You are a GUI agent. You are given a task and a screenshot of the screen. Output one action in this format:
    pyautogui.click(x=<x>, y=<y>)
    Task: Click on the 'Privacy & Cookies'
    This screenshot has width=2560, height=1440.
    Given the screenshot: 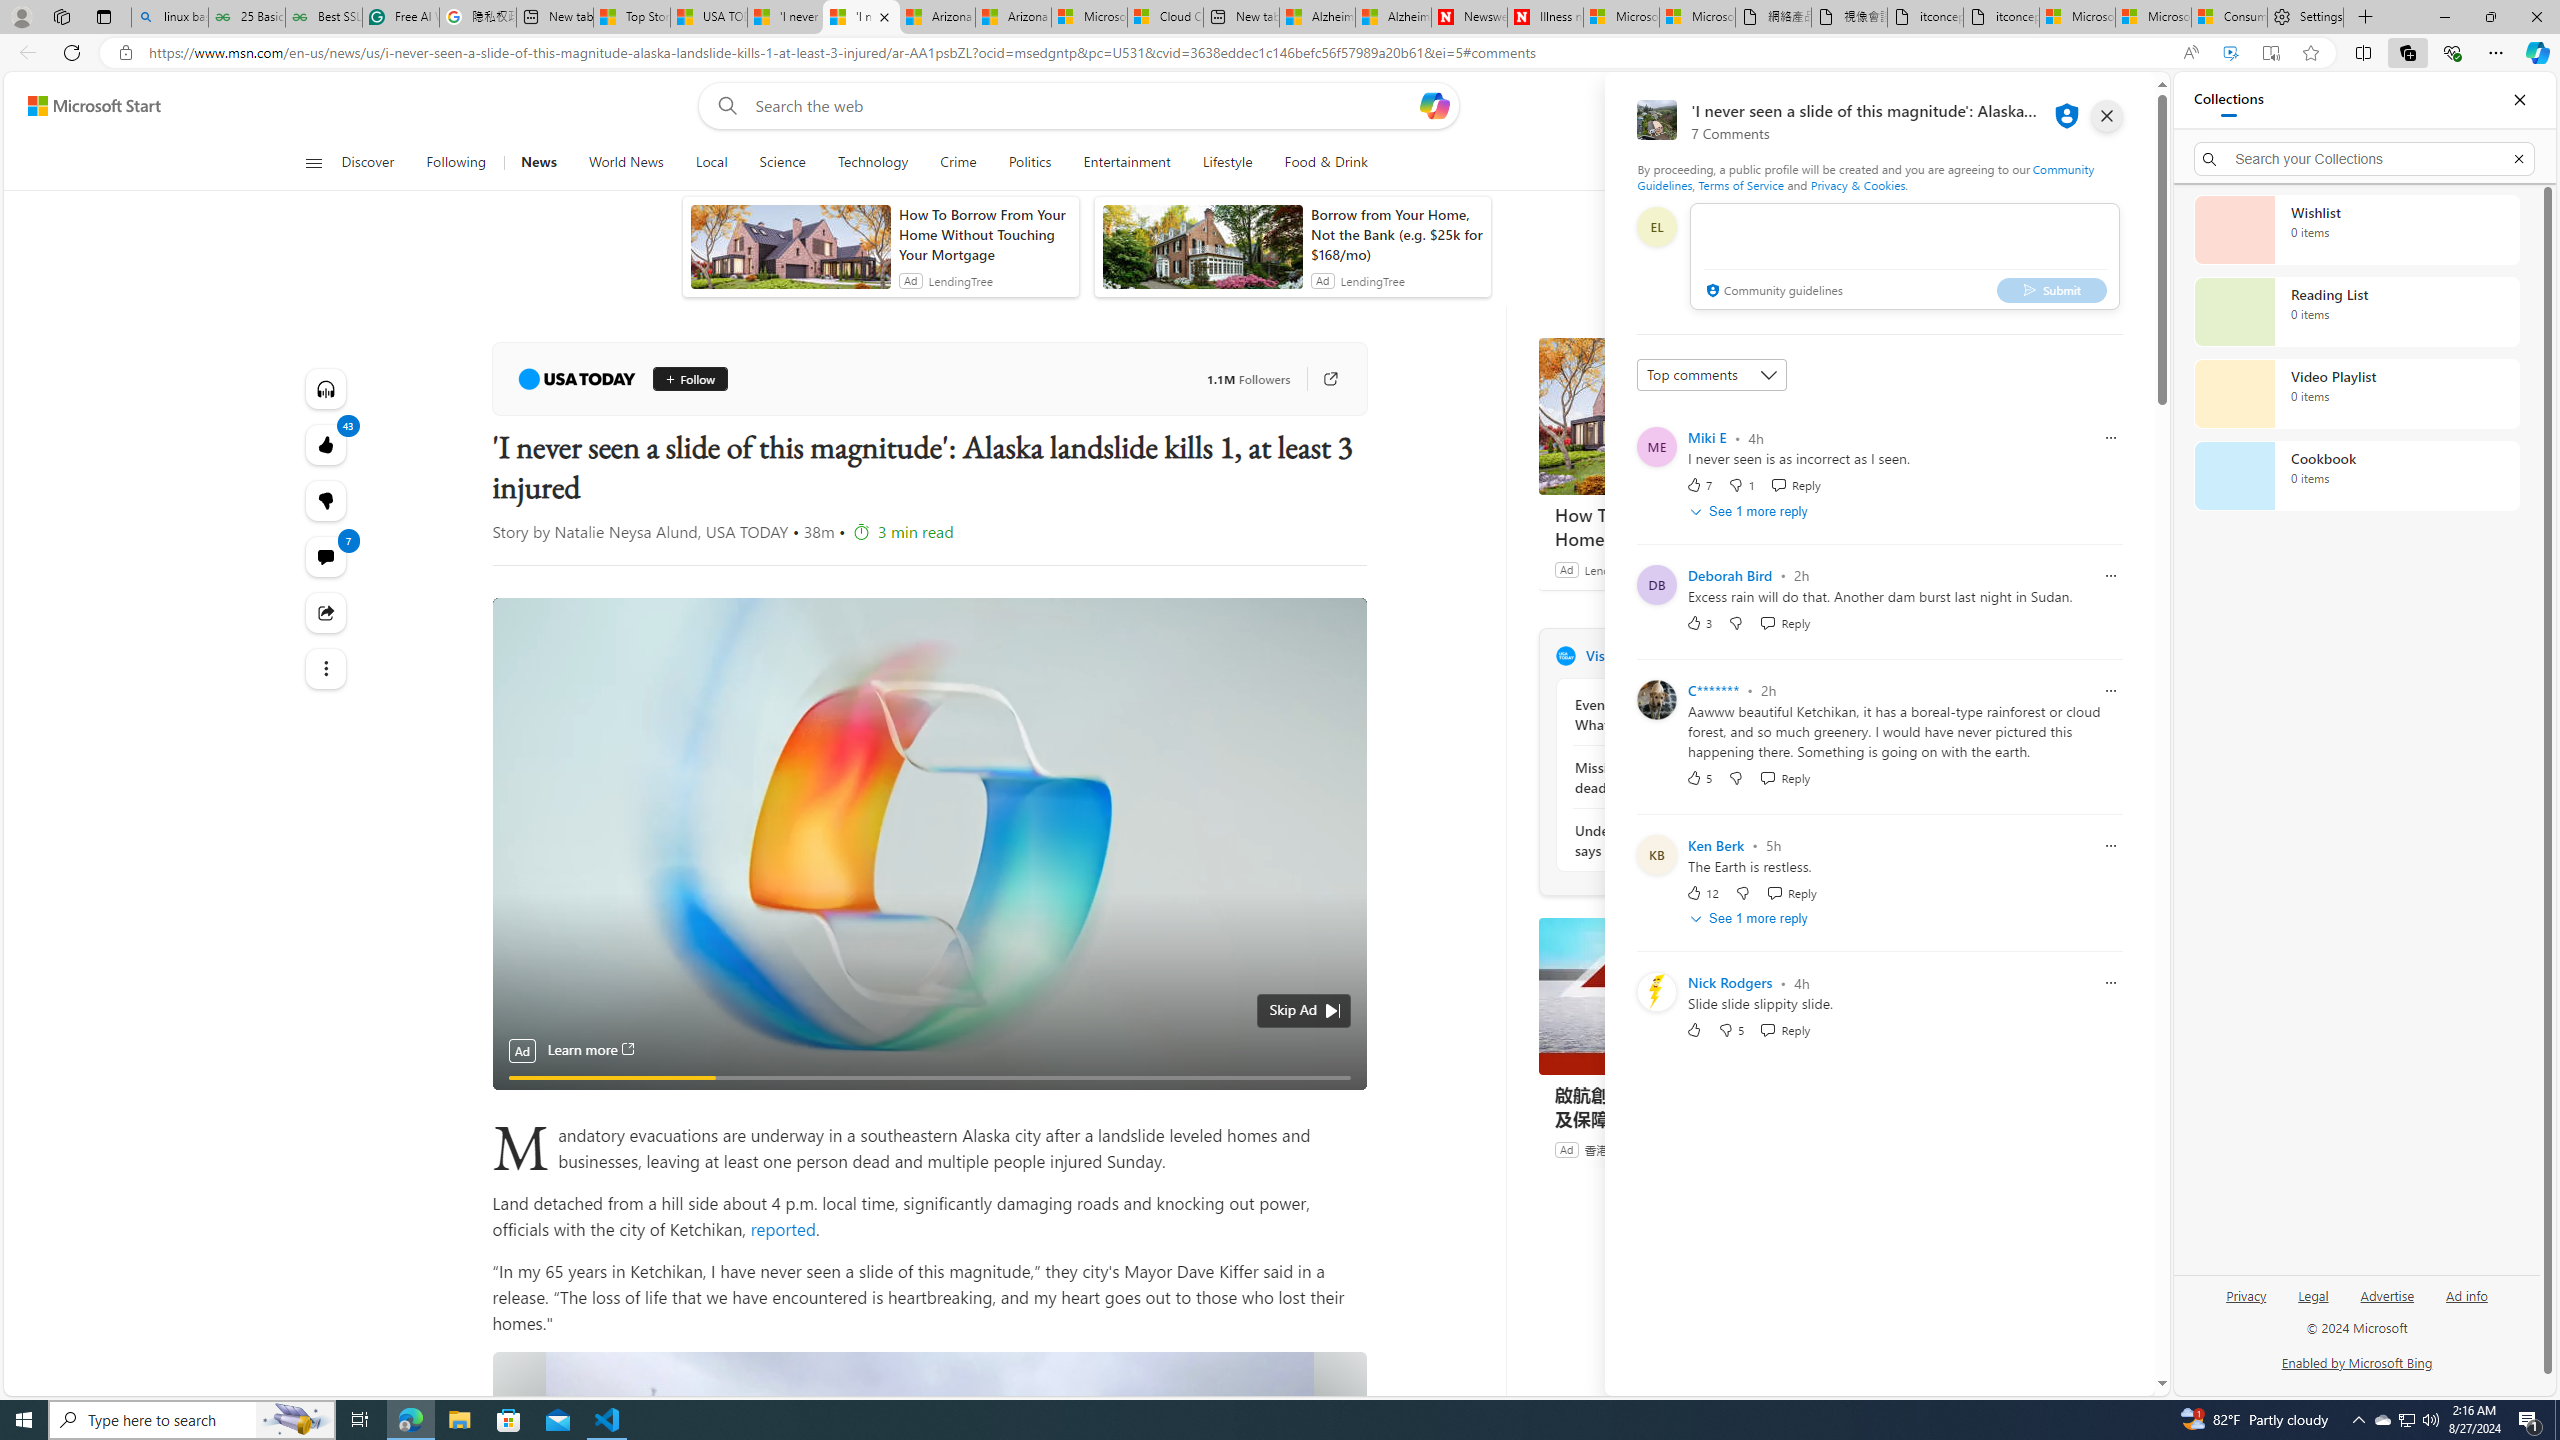 What is the action you would take?
    pyautogui.click(x=1858, y=184)
    